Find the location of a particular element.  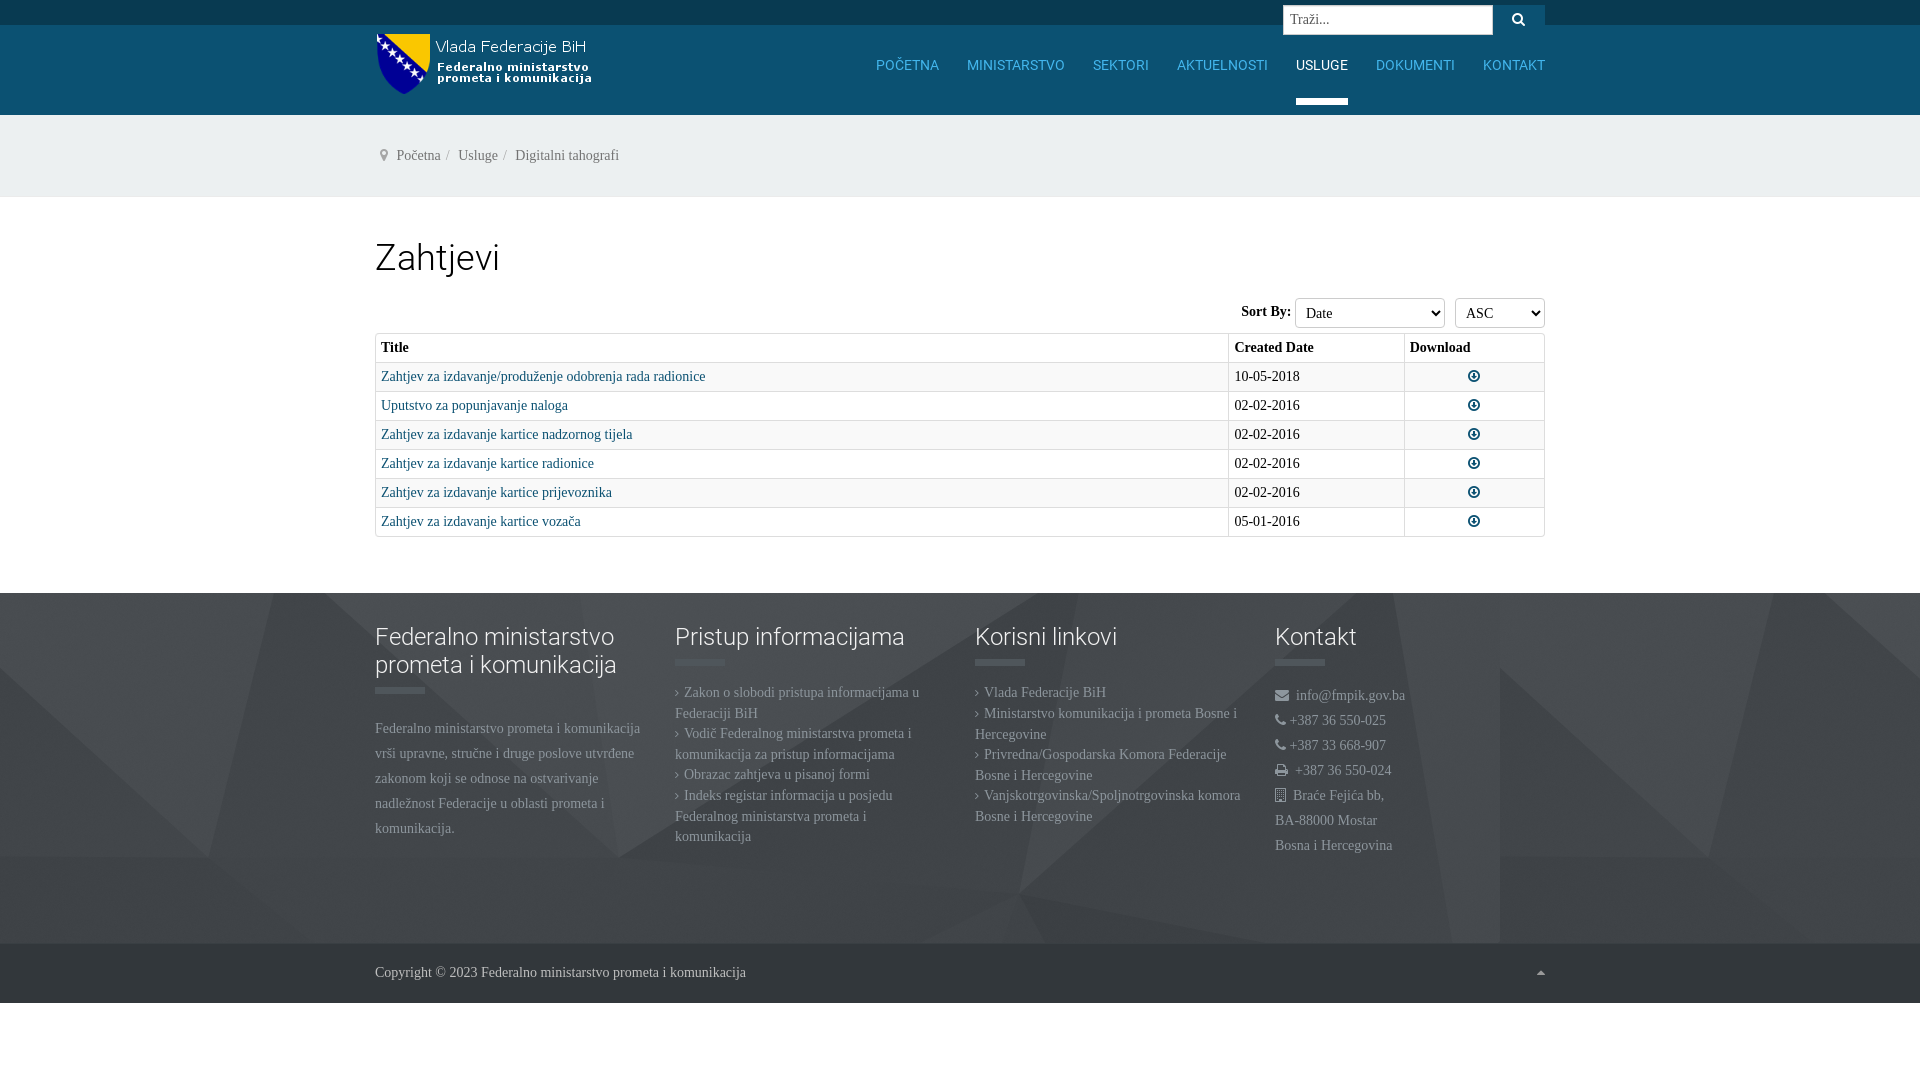

'USLUGE' is located at coordinates (1321, 64).